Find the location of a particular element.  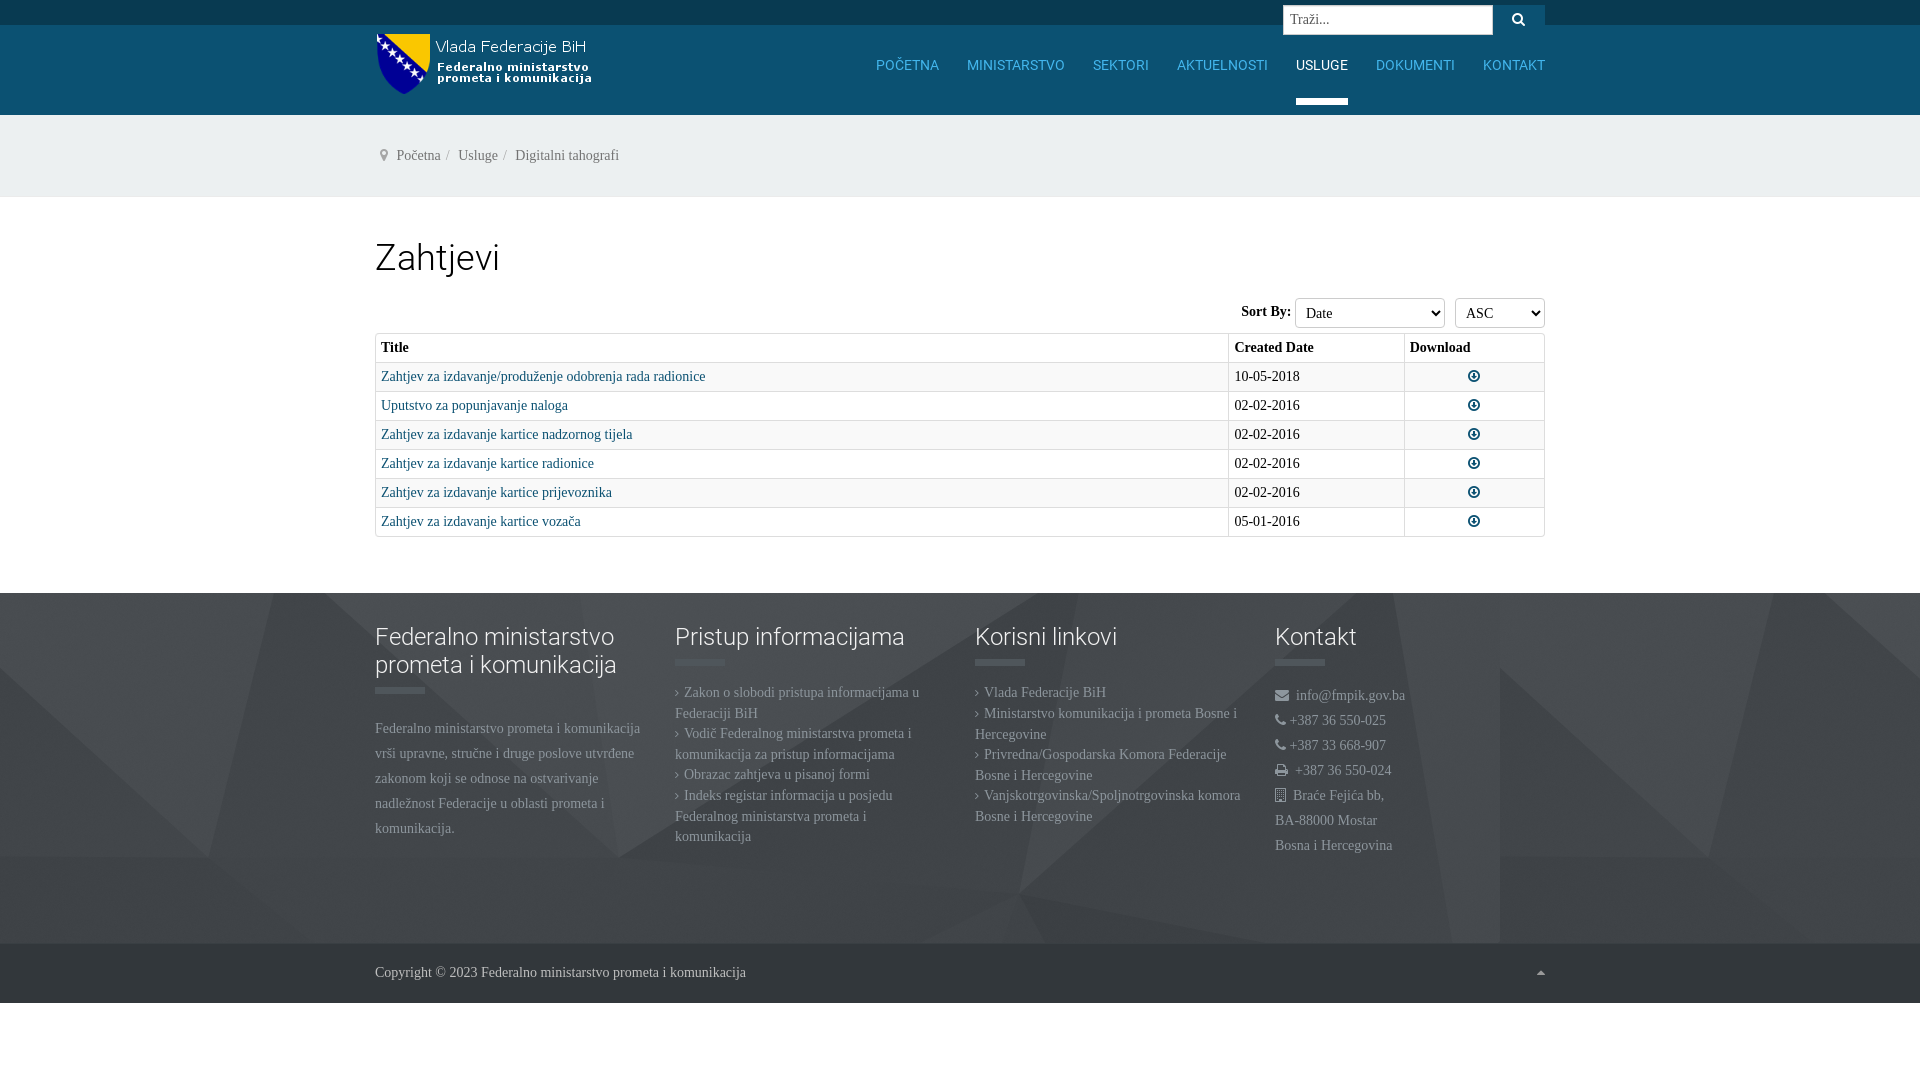

'USLUGE' is located at coordinates (1321, 64).